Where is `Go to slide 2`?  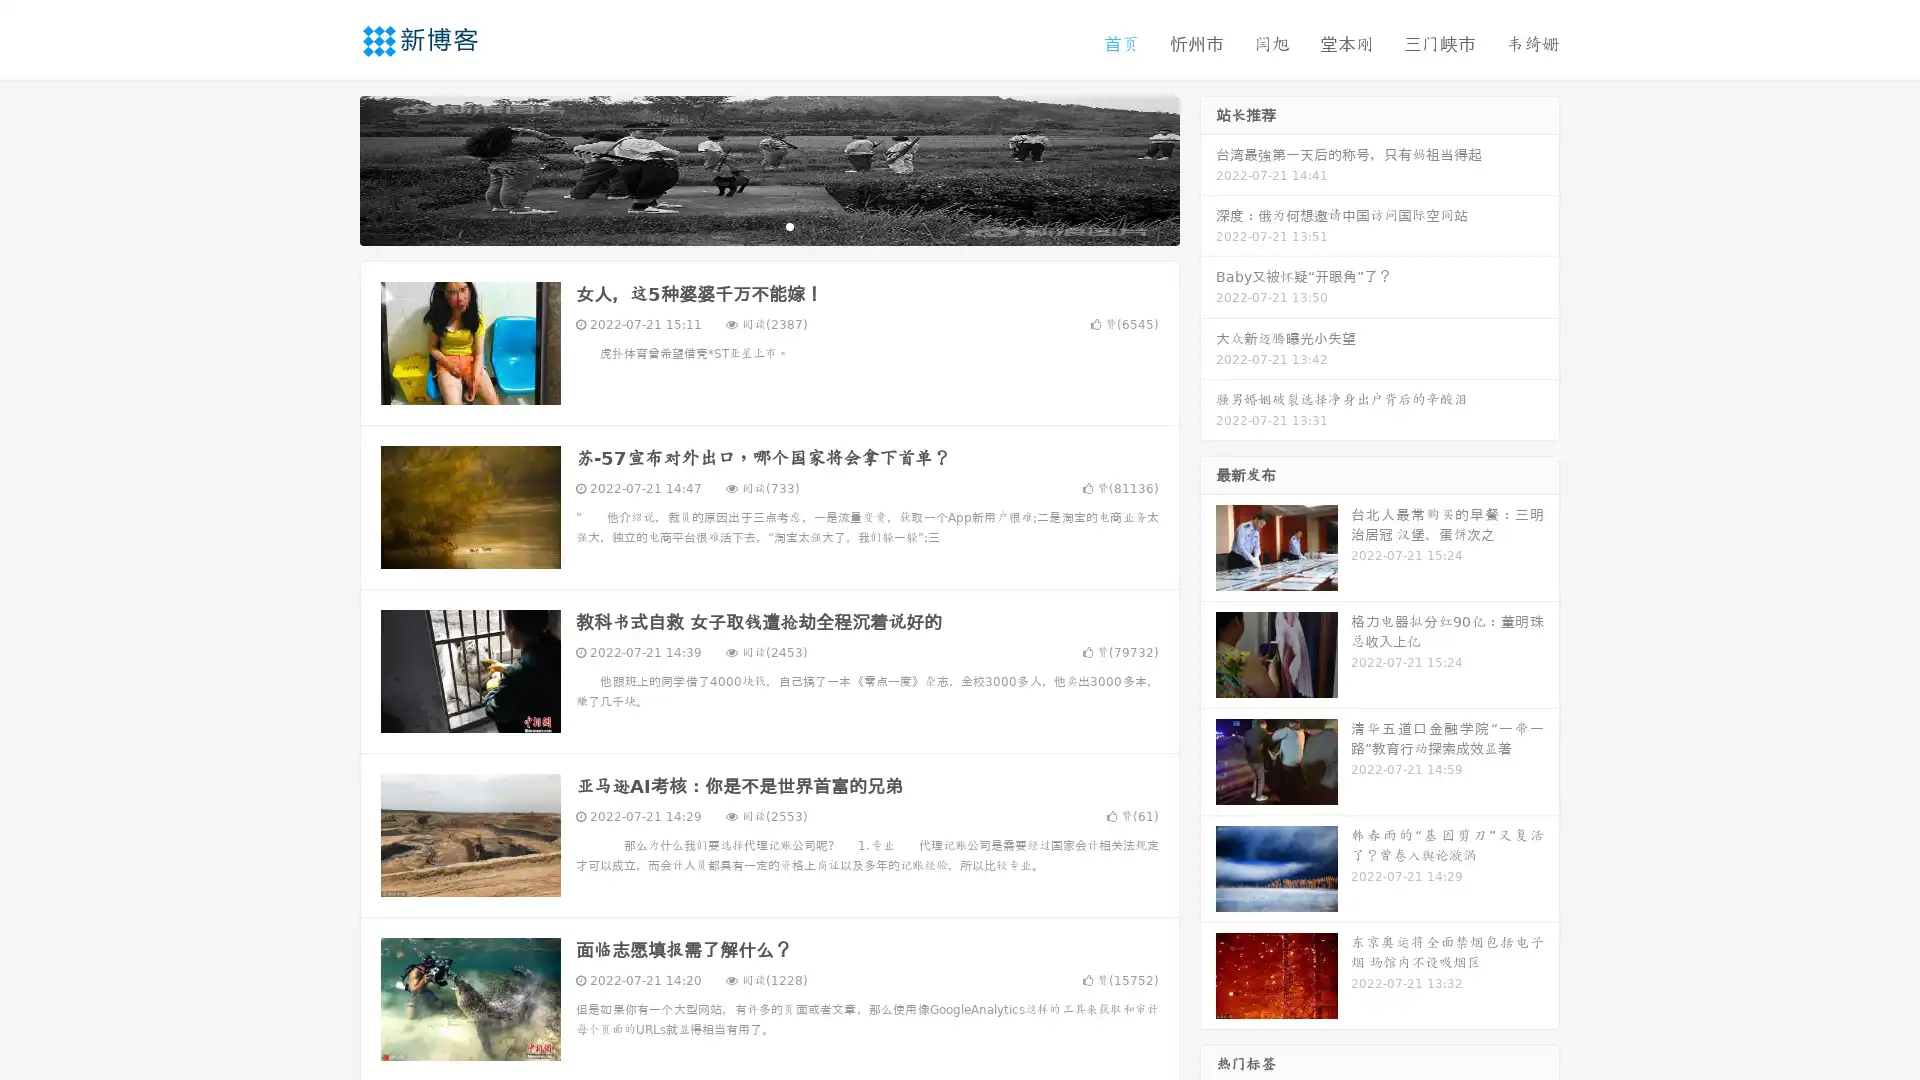 Go to slide 2 is located at coordinates (768, 225).